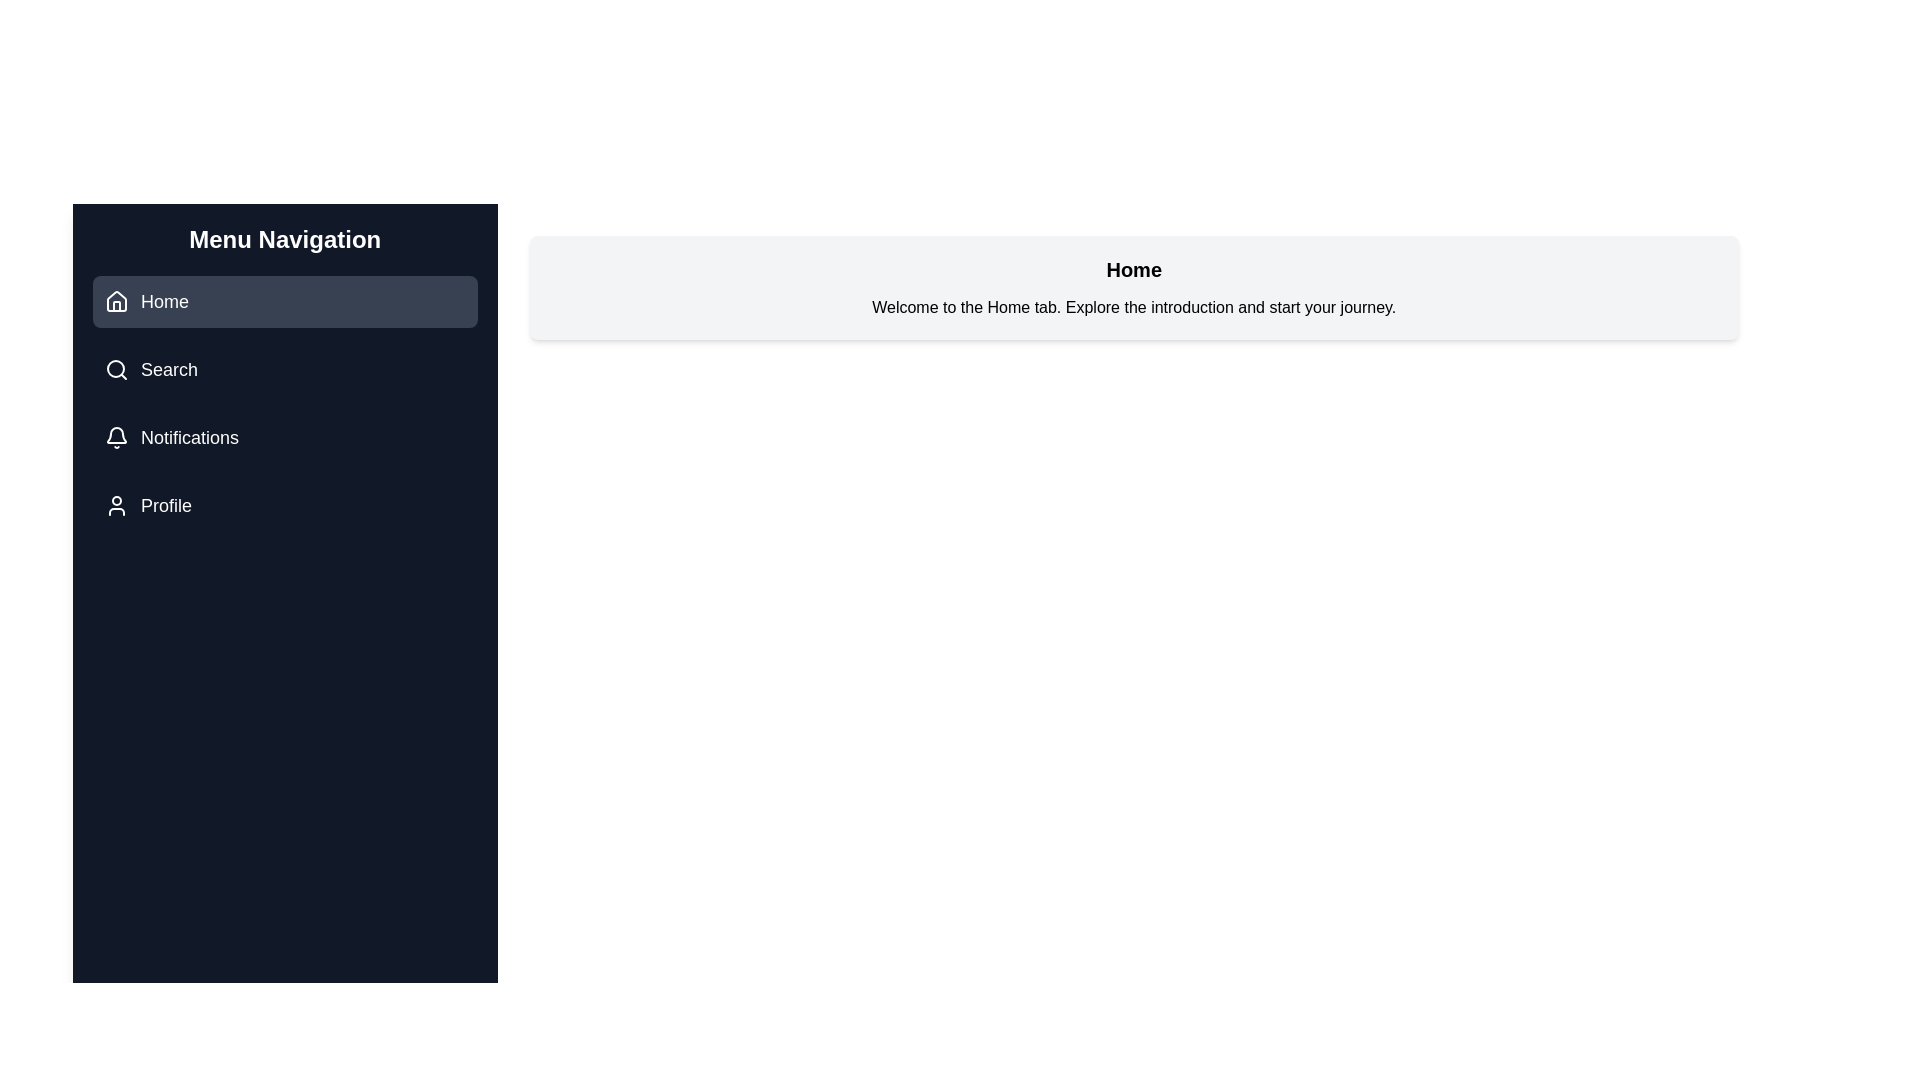  What do you see at coordinates (284, 301) in the screenshot?
I see `the tab Home to observe its icon and title` at bounding box center [284, 301].